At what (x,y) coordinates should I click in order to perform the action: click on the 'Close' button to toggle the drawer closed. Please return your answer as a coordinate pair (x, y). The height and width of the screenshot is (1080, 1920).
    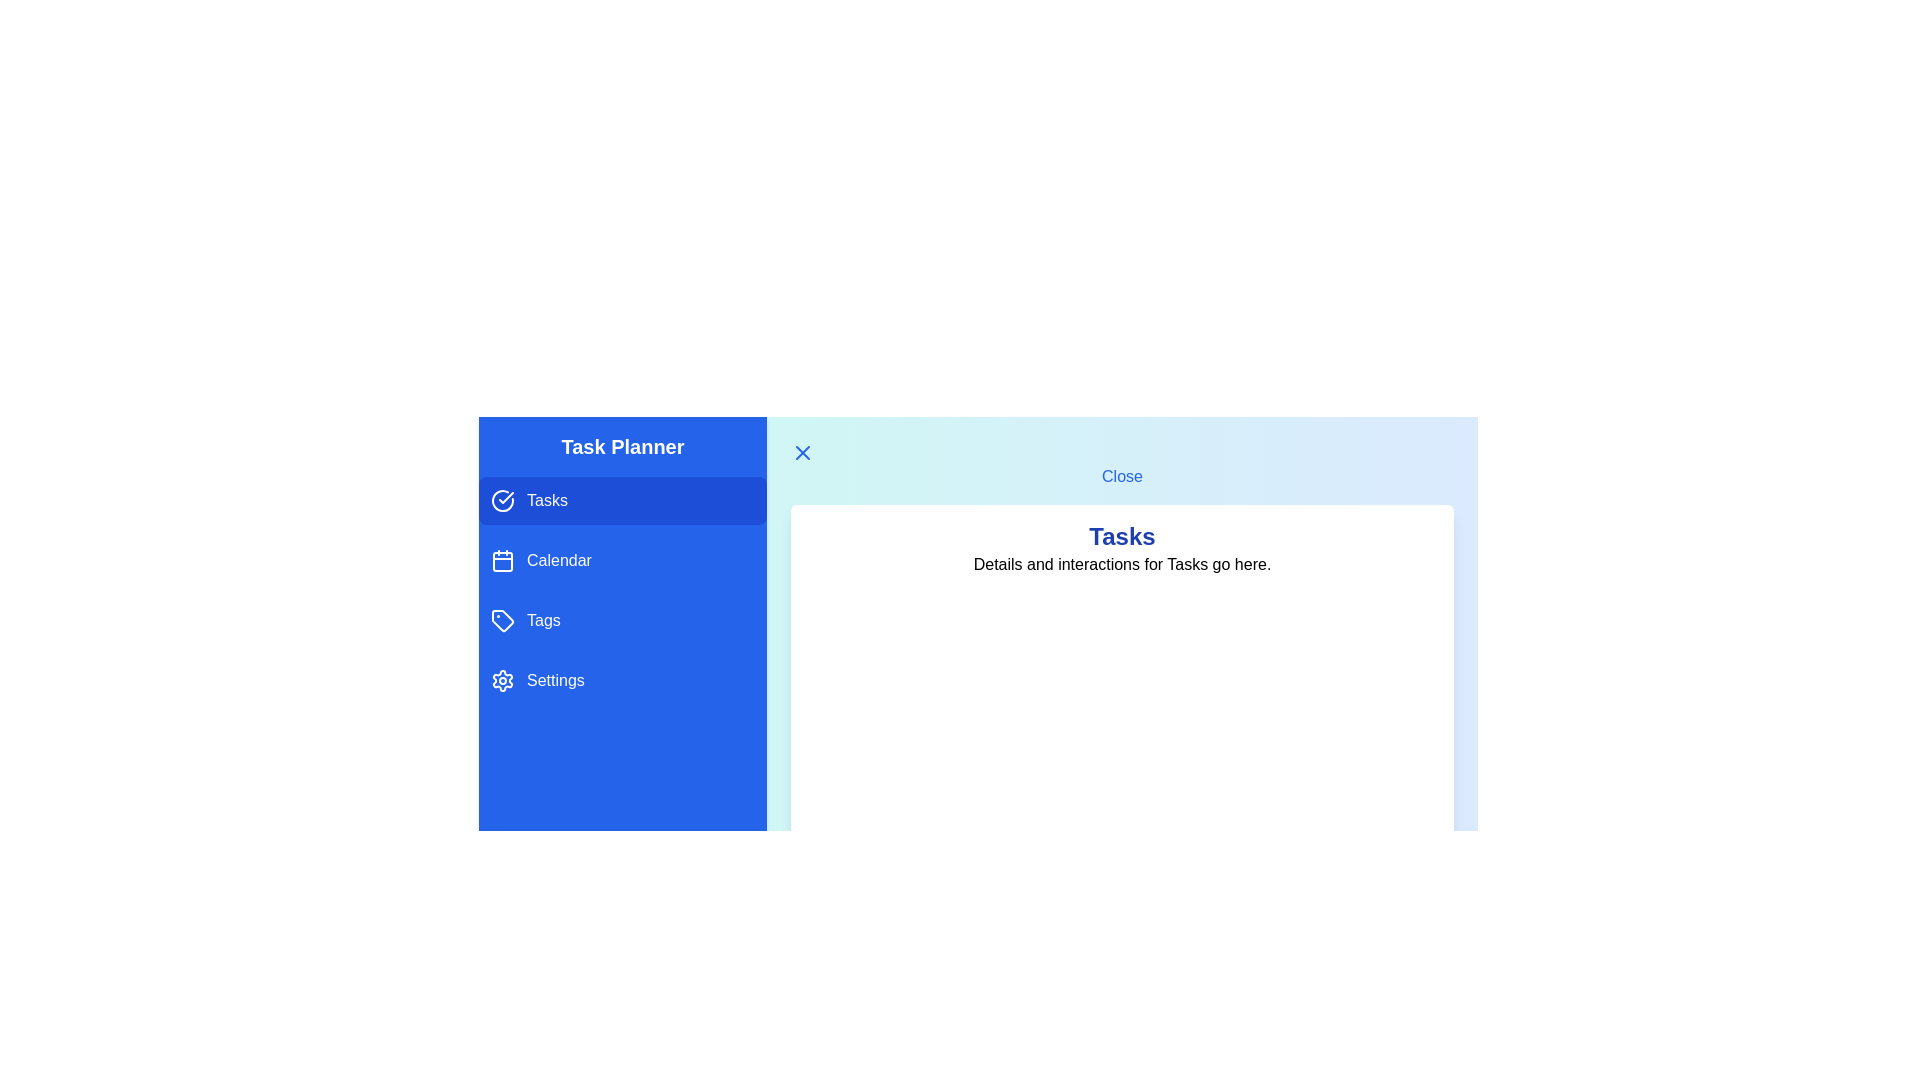
    Looking at the image, I should click on (1122, 465).